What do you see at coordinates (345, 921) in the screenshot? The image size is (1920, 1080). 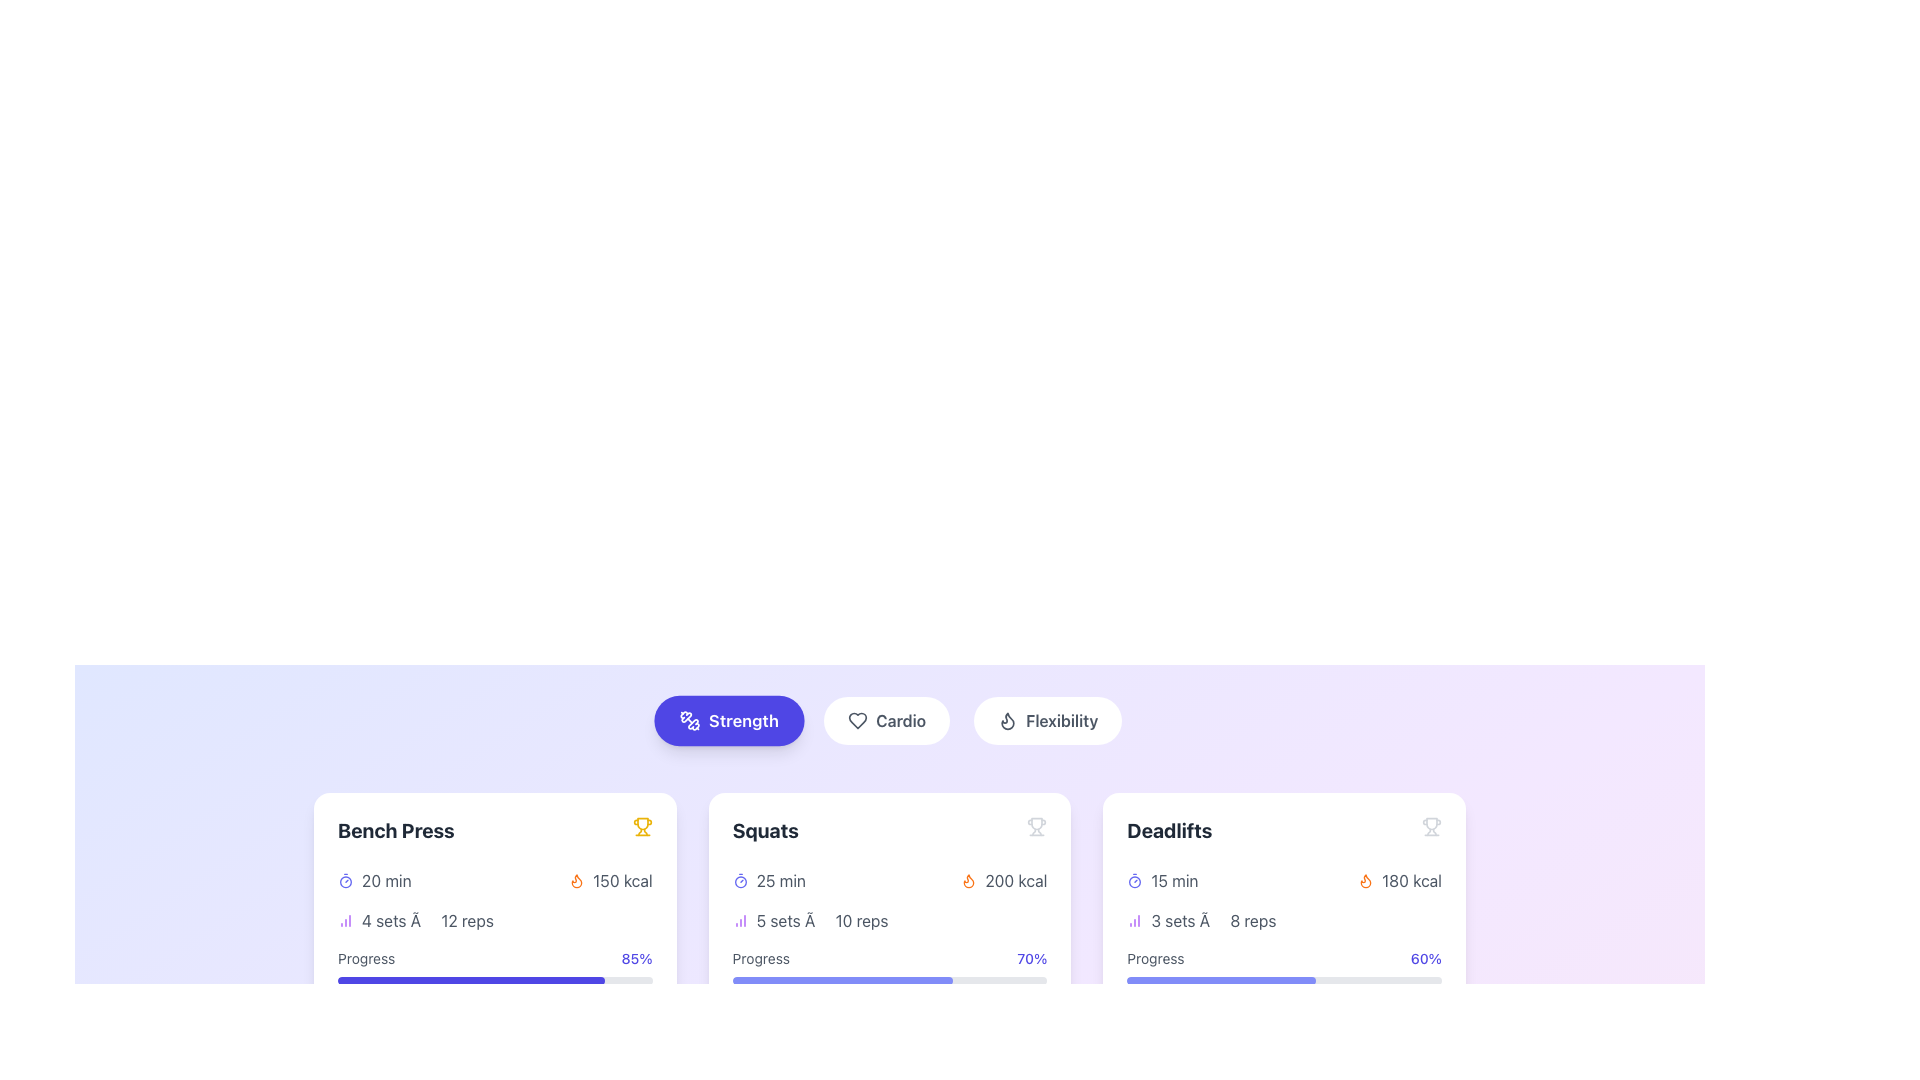 I see `the exercise sets and repetitions icon located to the left of the text '4 sets × 12 reps', which visually represents data or progress related to exercise` at bounding box center [345, 921].